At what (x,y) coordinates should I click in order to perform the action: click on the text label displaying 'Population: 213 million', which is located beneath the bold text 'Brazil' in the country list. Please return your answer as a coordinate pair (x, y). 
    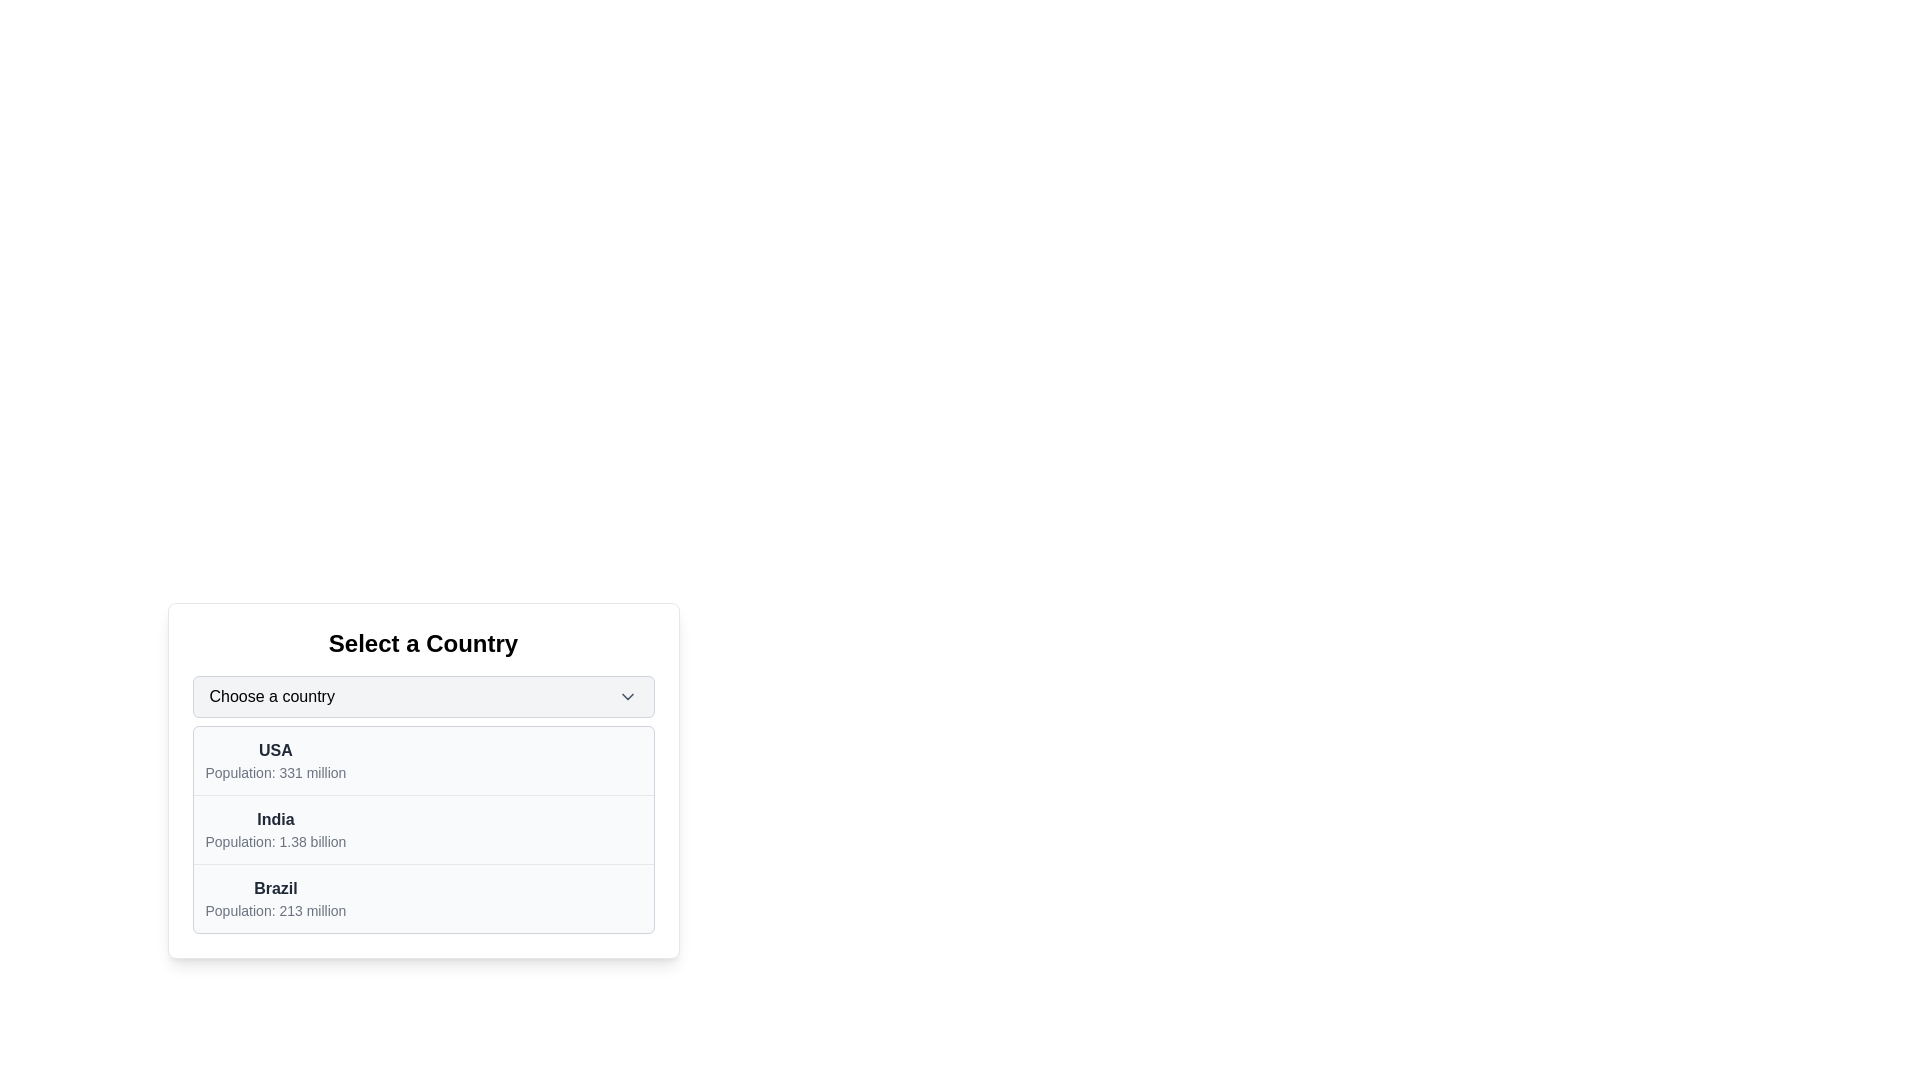
    Looking at the image, I should click on (274, 910).